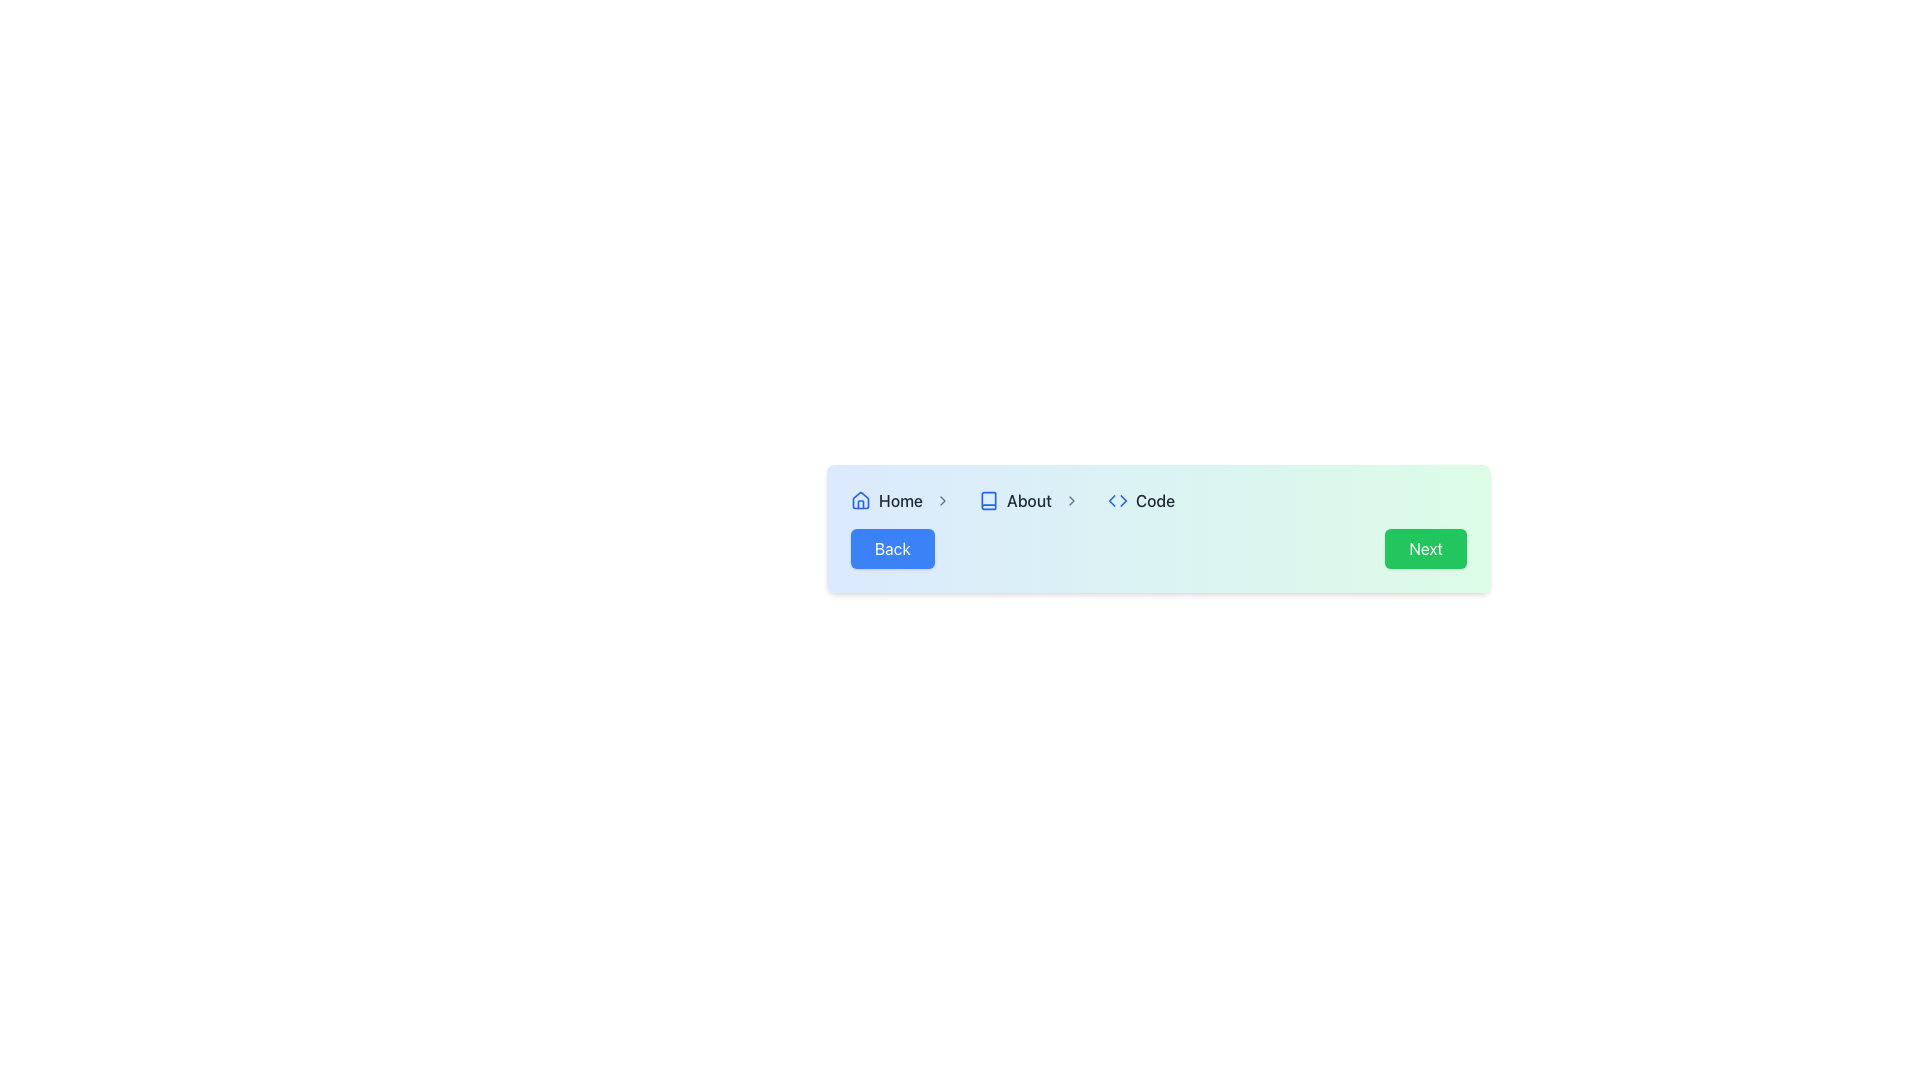 This screenshot has height=1080, width=1920. Describe the element at coordinates (1070, 500) in the screenshot. I see `the chevron icon pointing to the right, which is styled with a gray stroke and positioned to the right of the 'About' link in the breadcrumb navigation bar` at that location.